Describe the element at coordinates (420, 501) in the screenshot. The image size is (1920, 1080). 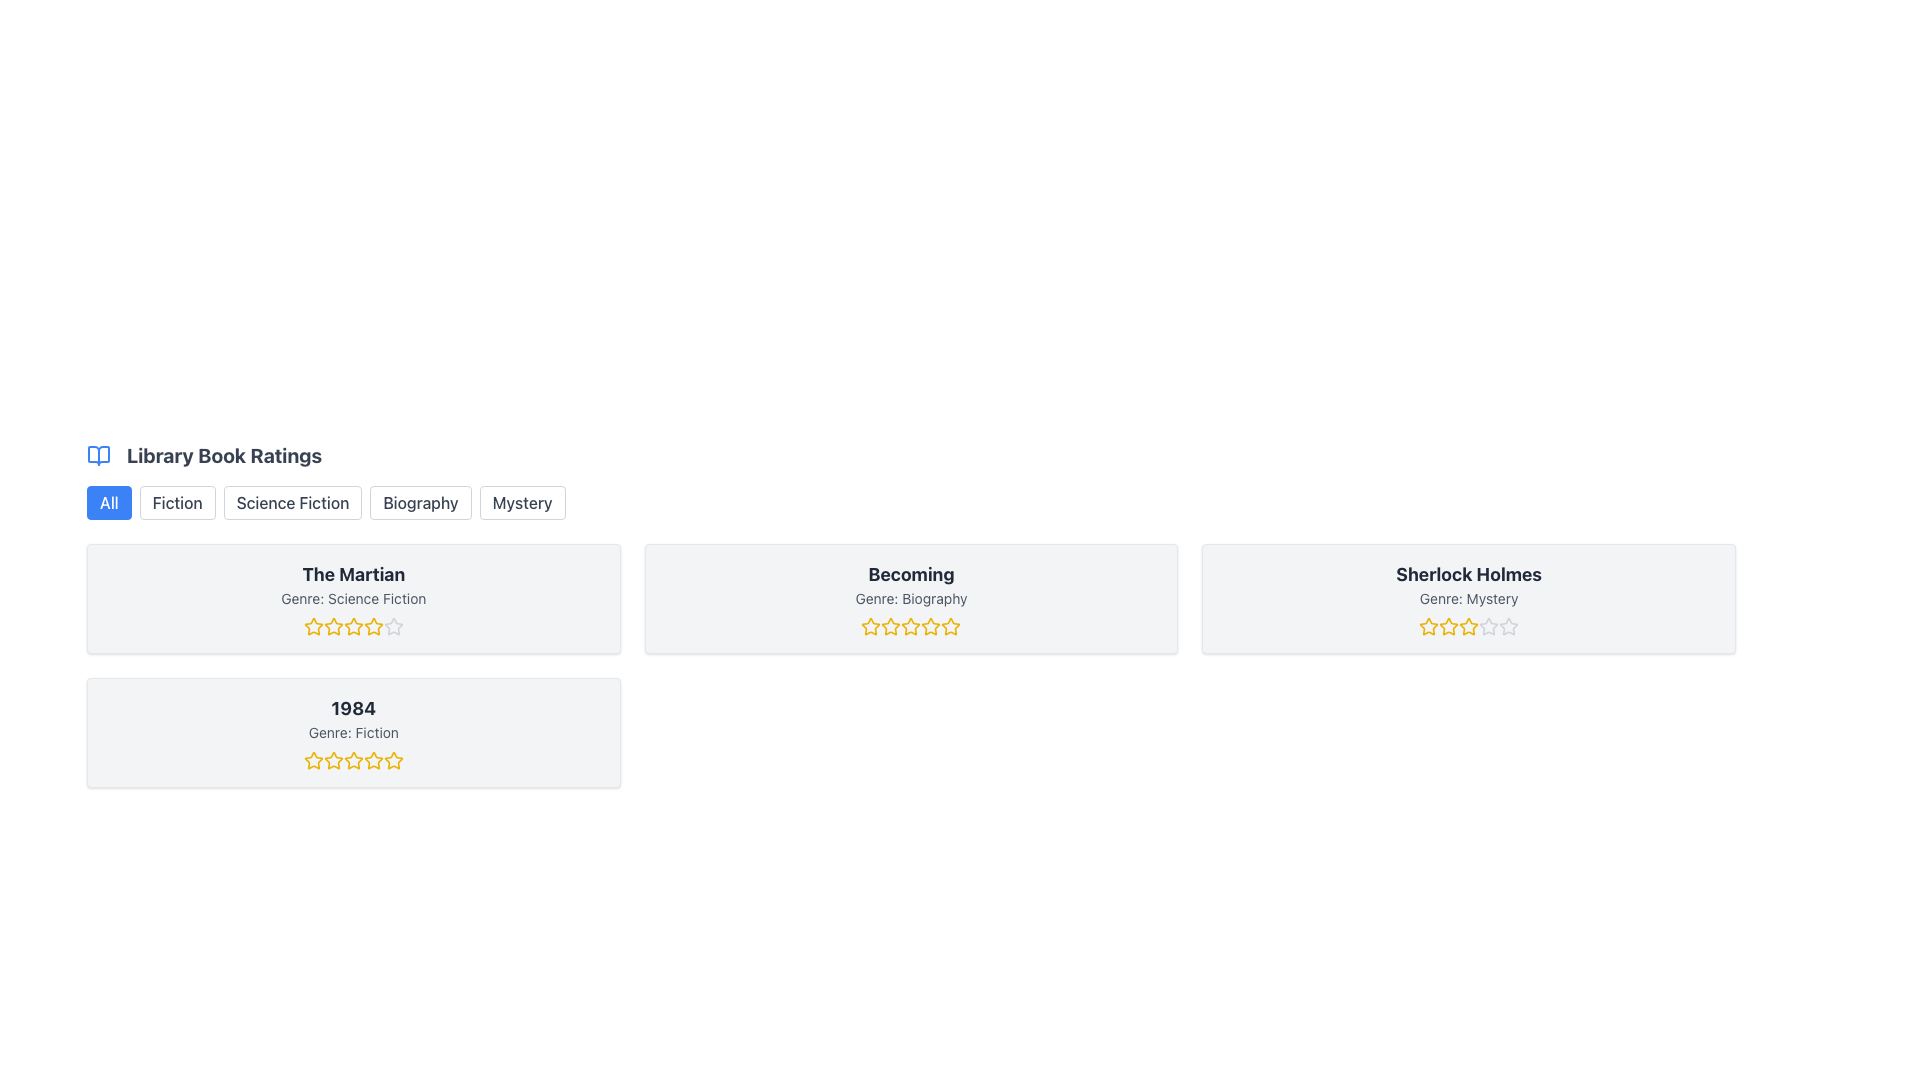
I see `the 'Biography' button, which is the fourth button in a horizontal row of category options located near the top of the page` at that location.